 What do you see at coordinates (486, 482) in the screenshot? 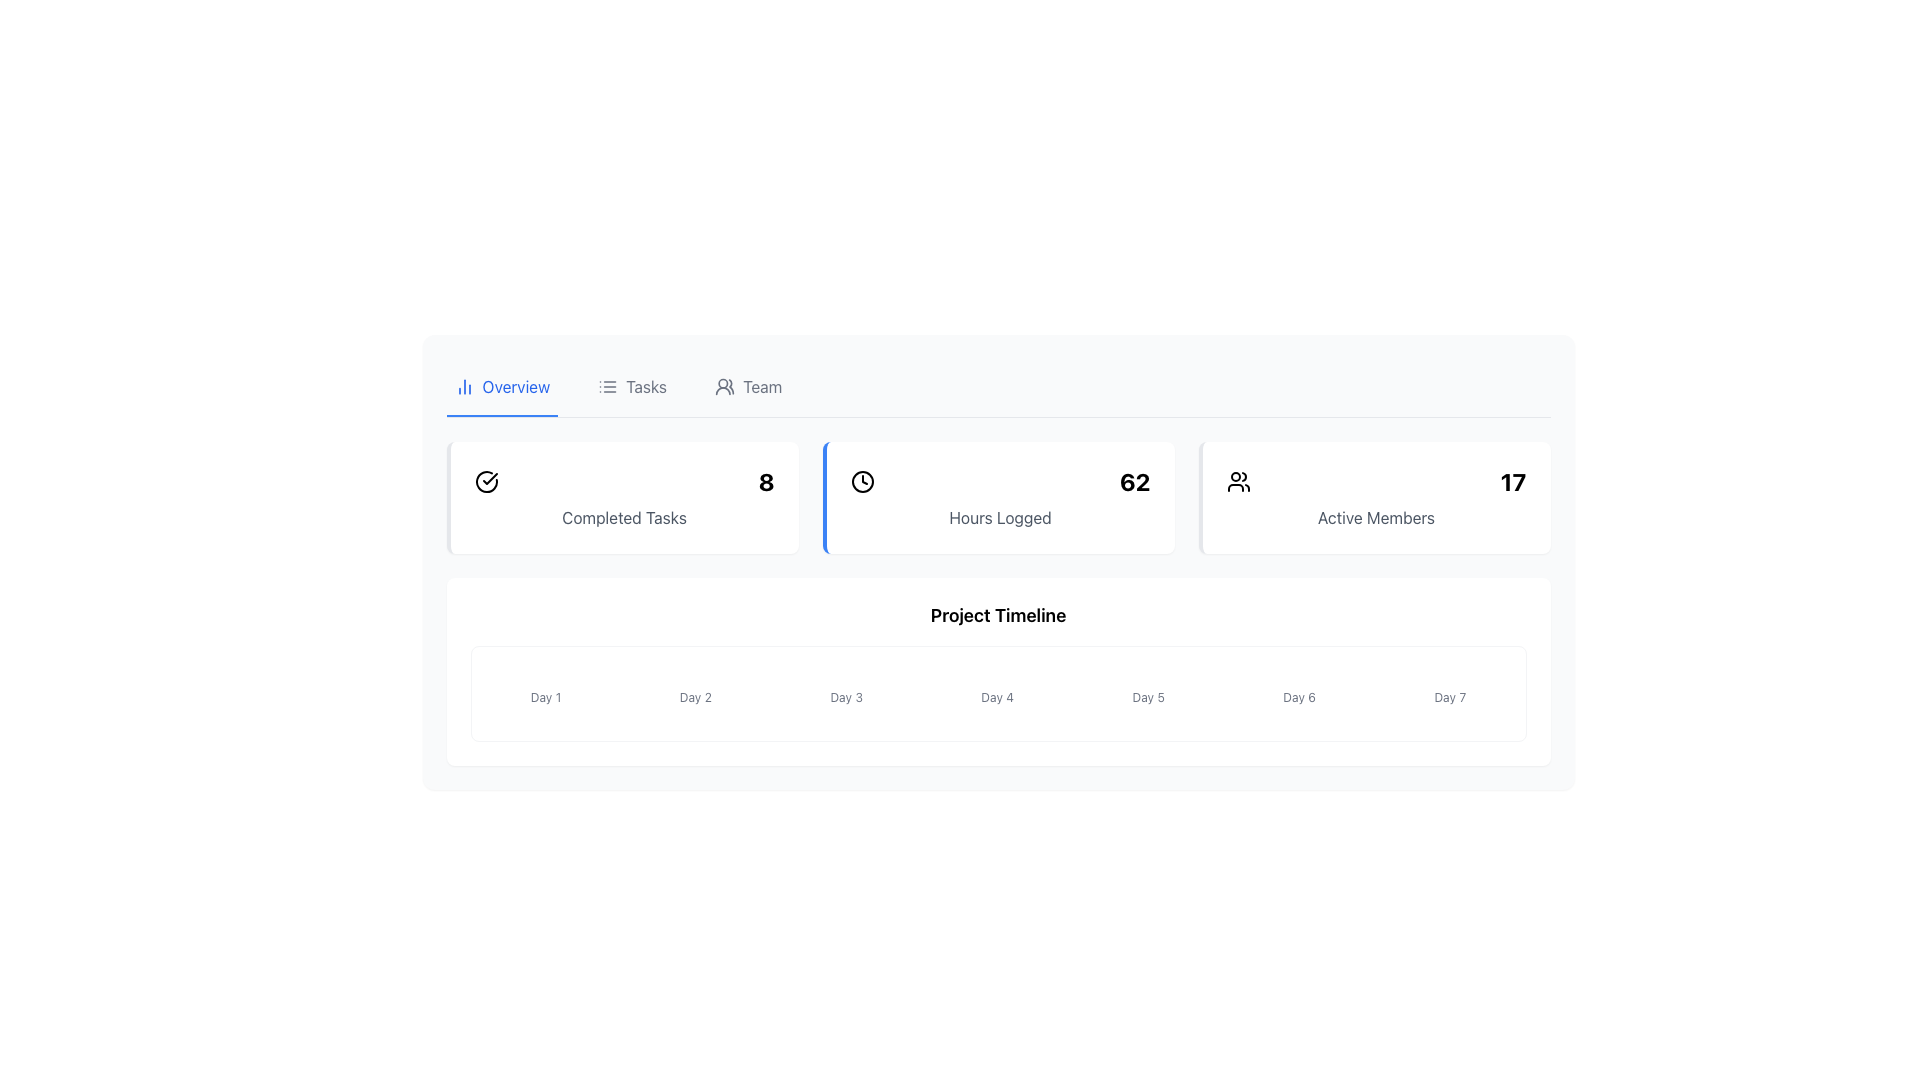
I see `the green checkmark icon encased in a circle located to the left of the number '8' in the 'Completed Tasks' section` at bounding box center [486, 482].